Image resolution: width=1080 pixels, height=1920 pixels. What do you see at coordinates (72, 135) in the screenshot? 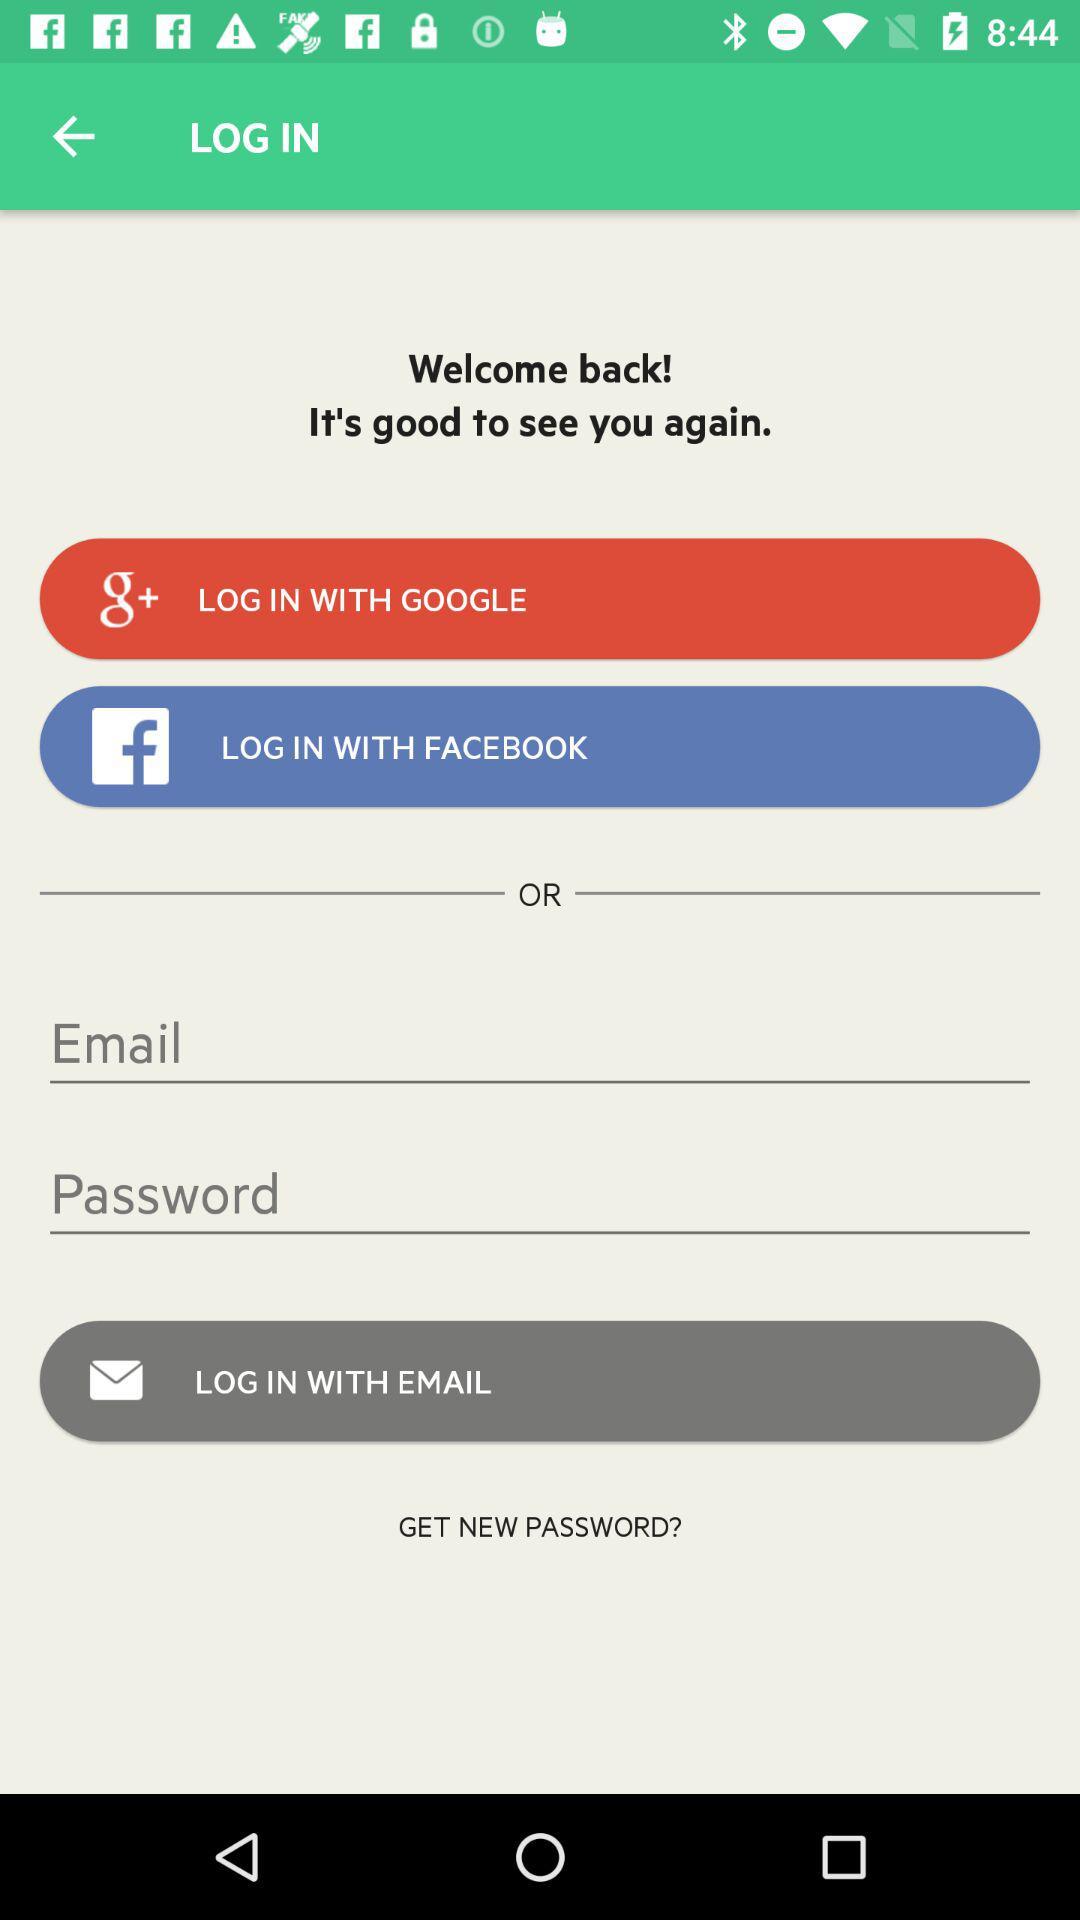
I see `the item above welcome back it` at bounding box center [72, 135].